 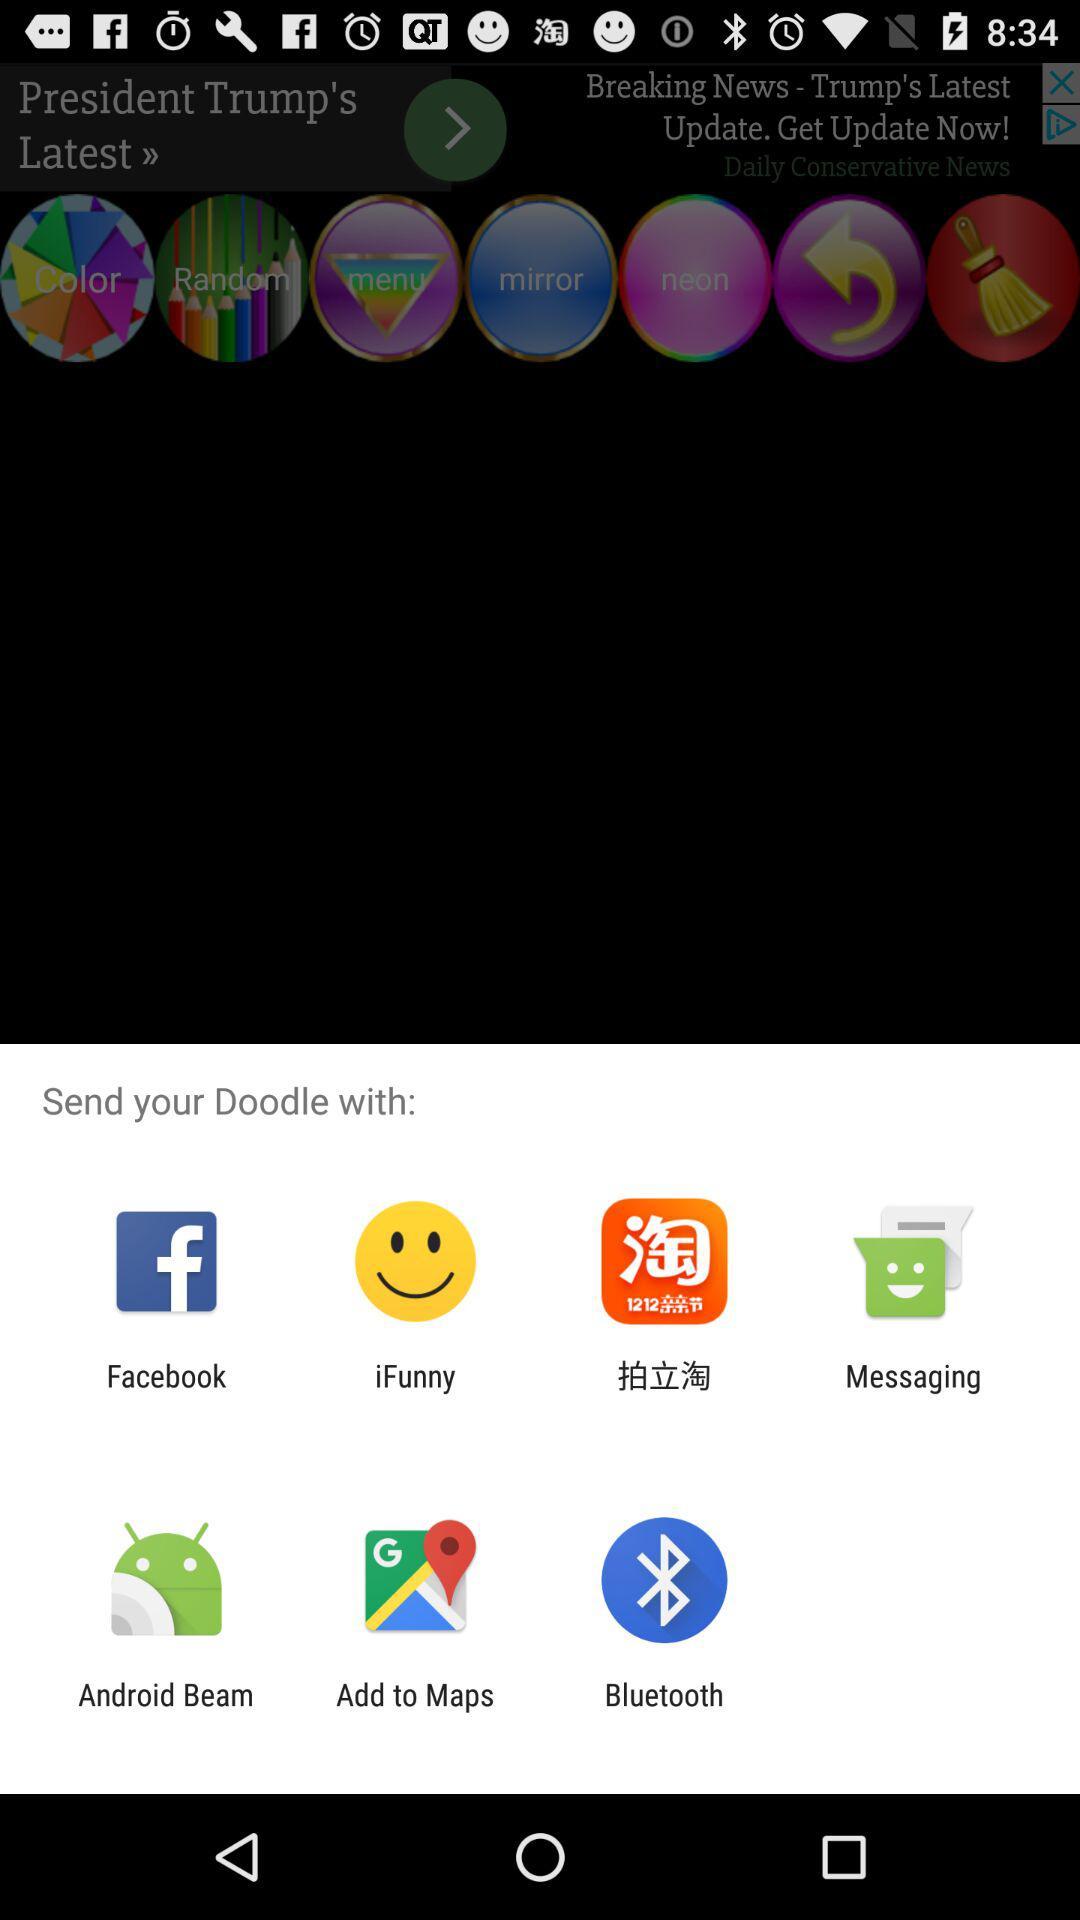 What do you see at coordinates (165, 1392) in the screenshot?
I see `app to the left of ifunny icon` at bounding box center [165, 1392].